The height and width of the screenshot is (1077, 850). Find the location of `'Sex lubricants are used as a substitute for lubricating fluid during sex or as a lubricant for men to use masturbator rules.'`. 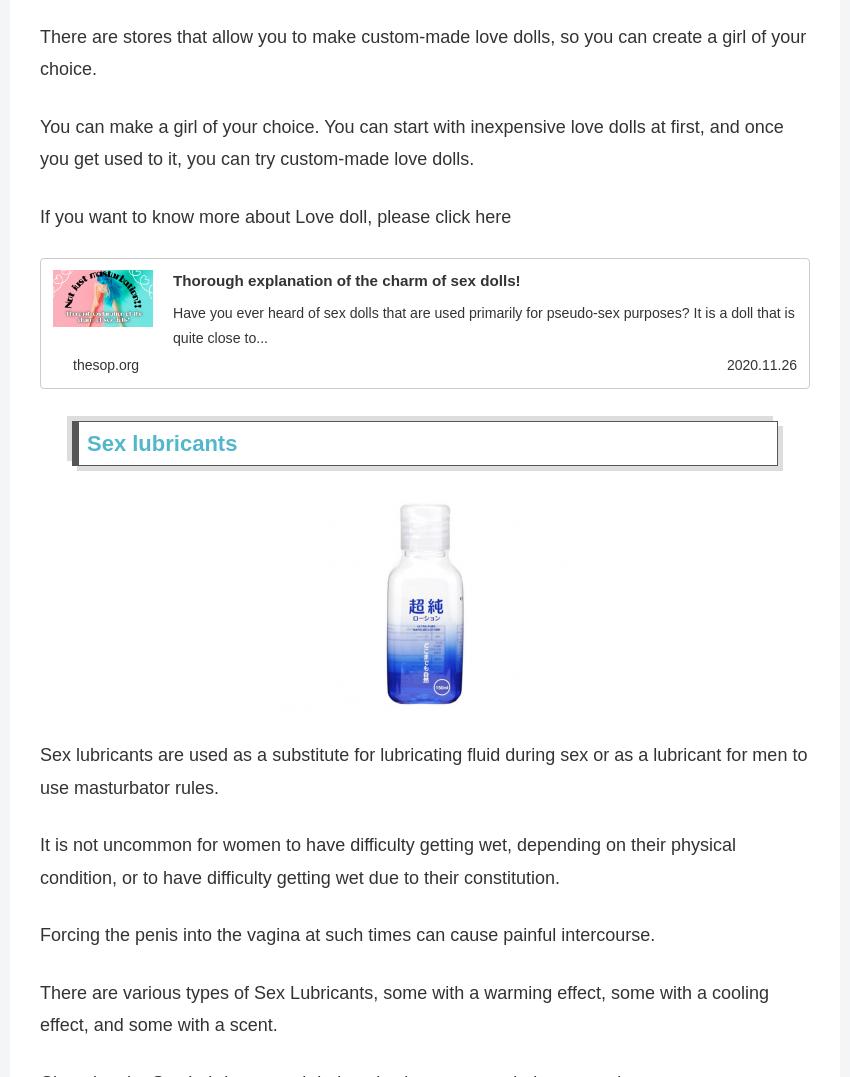

'Sex lubricants are used as a substitute for lubricating fluid during sex or as a lubricant for men to use masturbator rules.' is located at coordinates (423, 774).